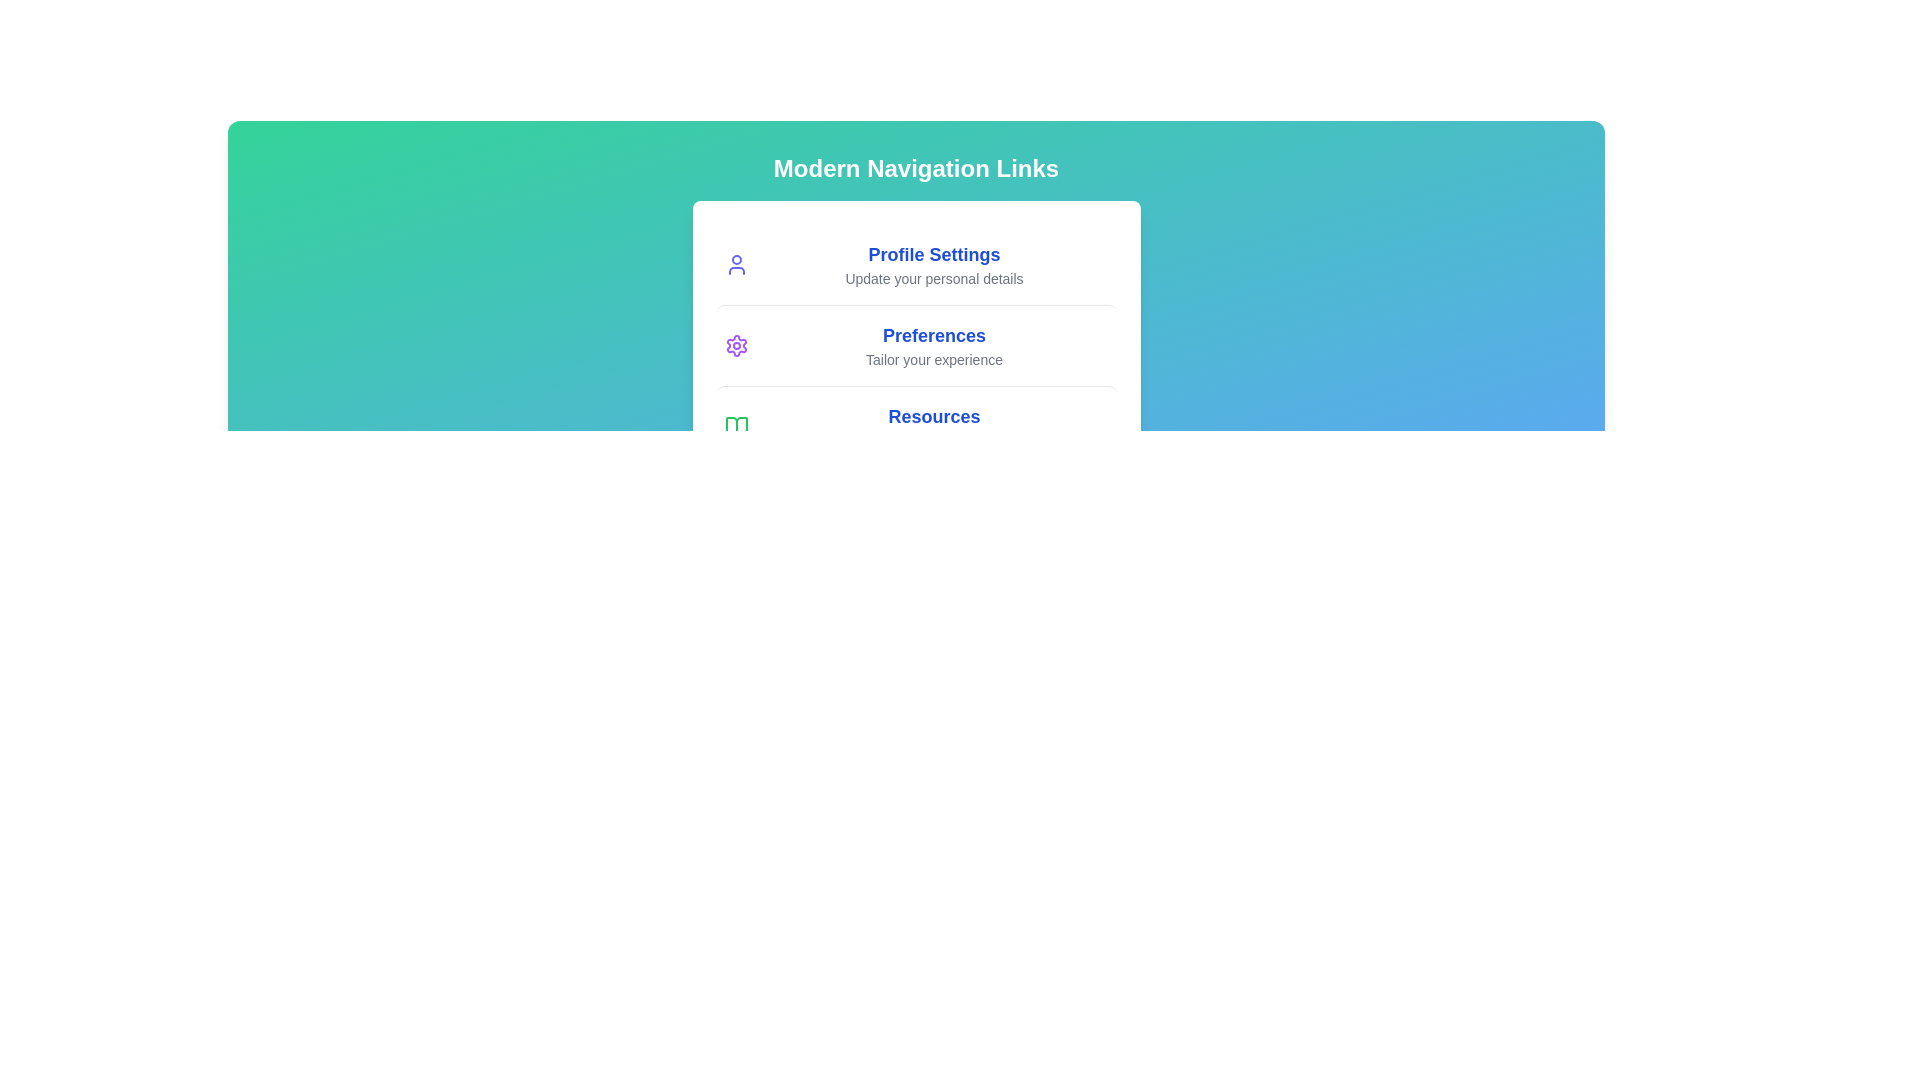 The image size is (1920, 1080). I want to click on the interactive navigation link located between the 'Profile Settings' and 'Resources' sections to visualize its interactive state, so click(915, 345).